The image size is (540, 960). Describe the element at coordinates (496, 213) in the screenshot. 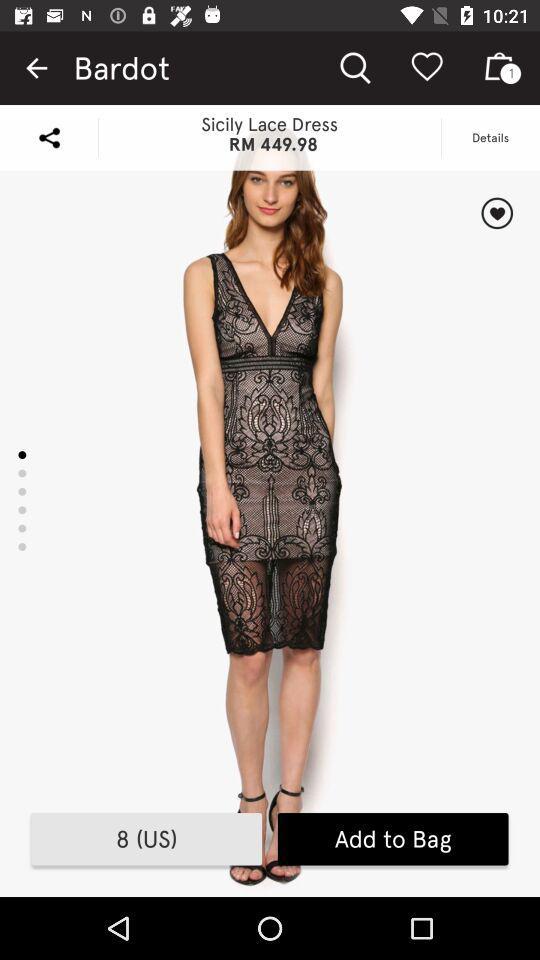

I see `details` at that location.